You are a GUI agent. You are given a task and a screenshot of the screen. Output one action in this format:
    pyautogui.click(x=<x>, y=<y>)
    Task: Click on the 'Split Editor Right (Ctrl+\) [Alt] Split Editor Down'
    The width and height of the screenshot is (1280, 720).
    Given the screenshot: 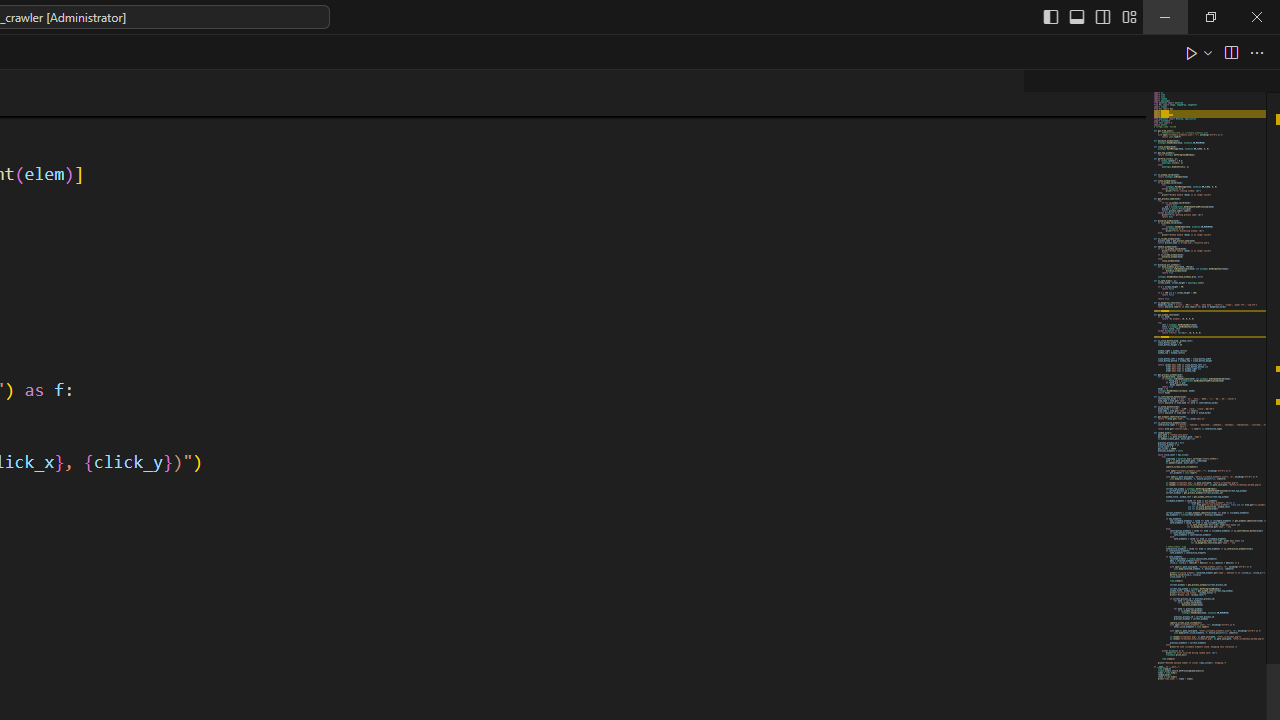 What is the action you would take?
    pyautogui.click(x=1229, y=51)
    